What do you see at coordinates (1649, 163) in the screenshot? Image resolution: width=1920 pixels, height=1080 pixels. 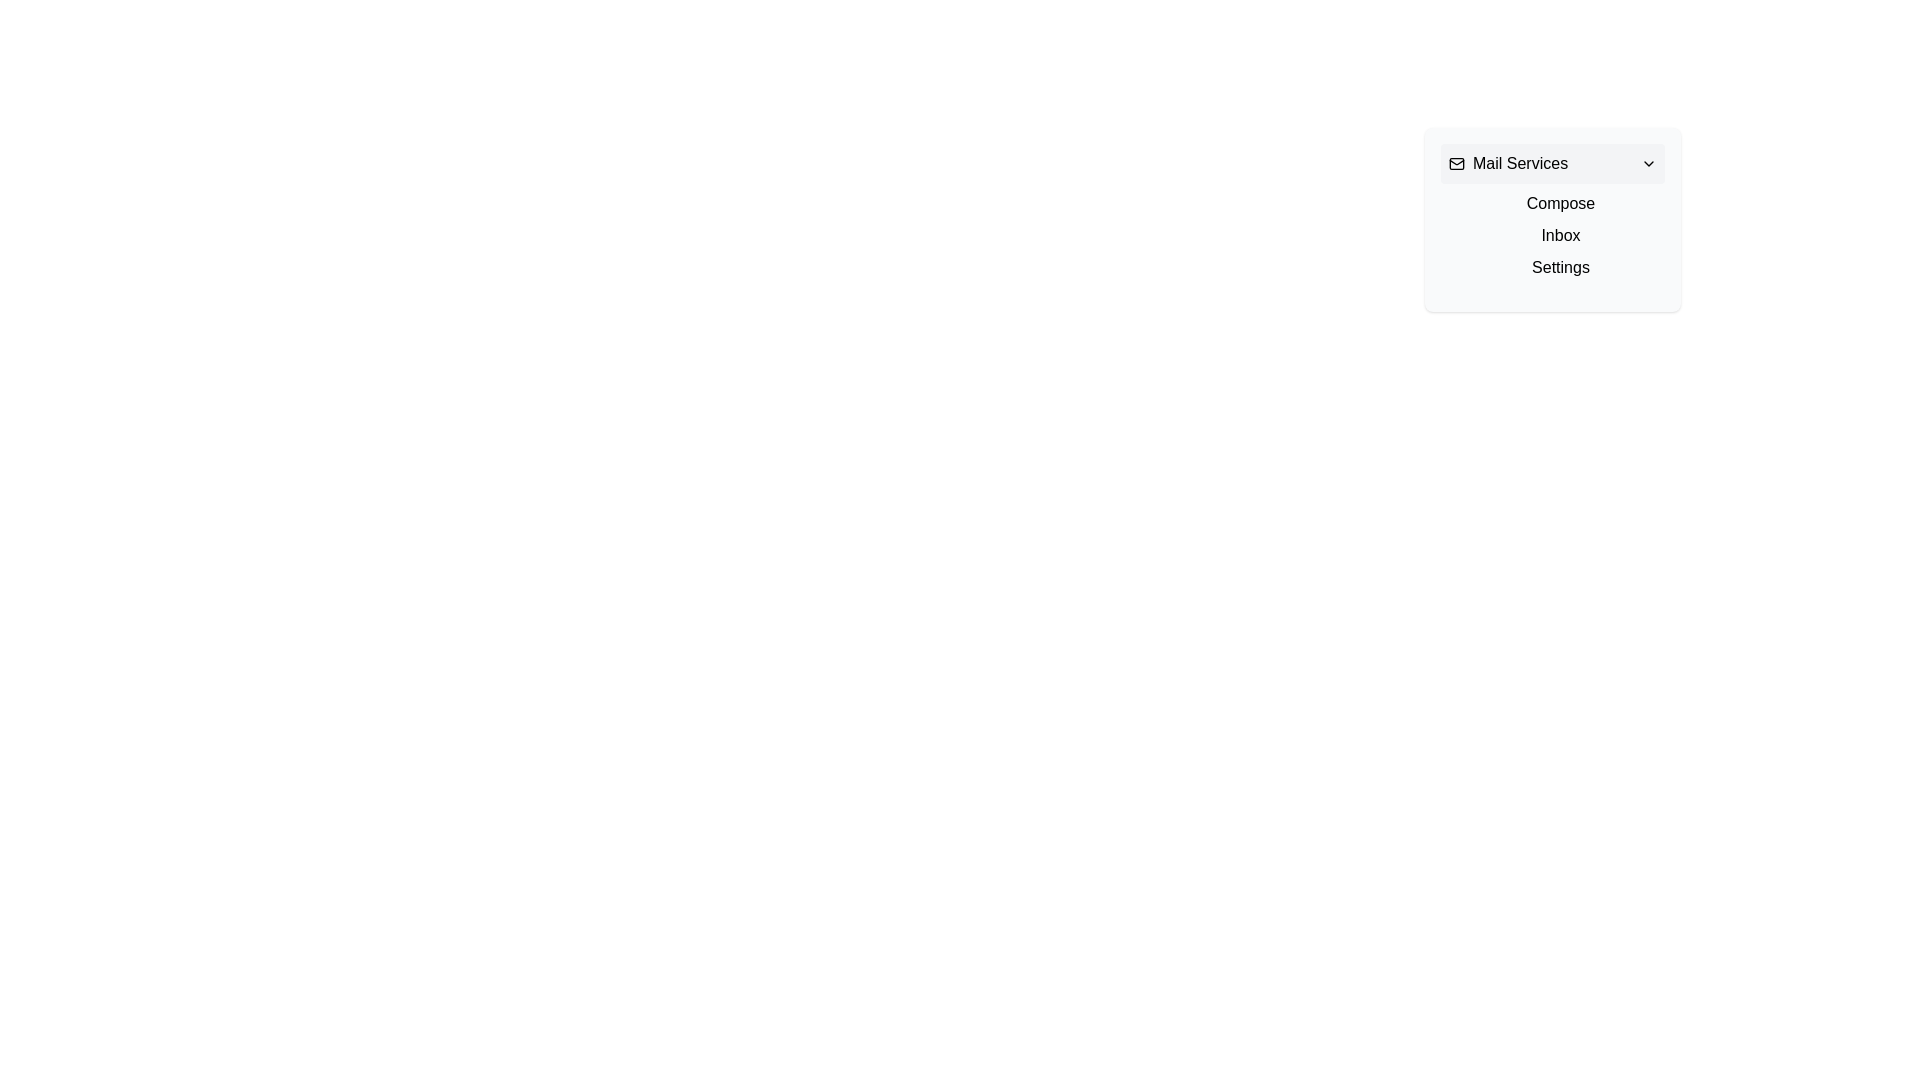 I see `the black chevron-down icon` at bounding box center [1649, 163].